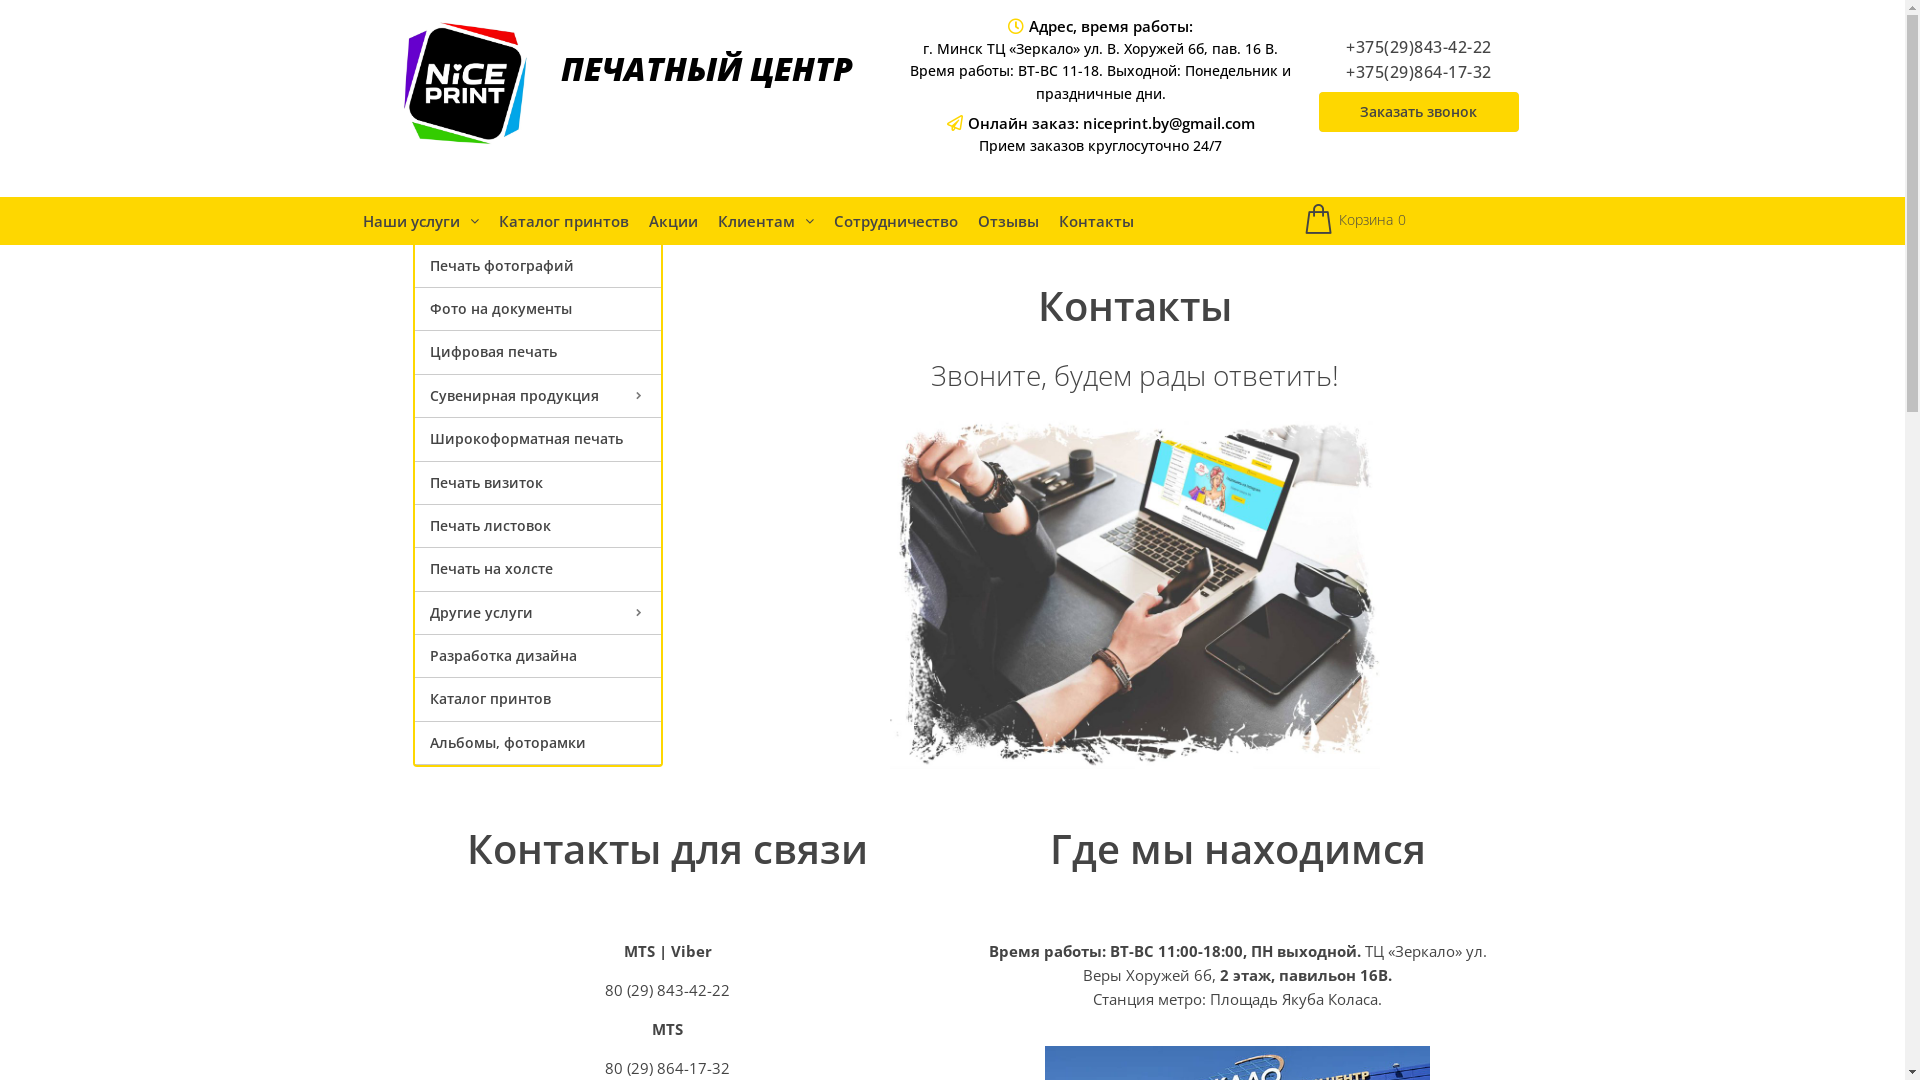 The width and height of the screenshot is (1920, 1080). What do you see at coordinates (1418, 71) in the screenshot?
I see `'+375(29)864-17-32'` at bounding box center [1418, 71].